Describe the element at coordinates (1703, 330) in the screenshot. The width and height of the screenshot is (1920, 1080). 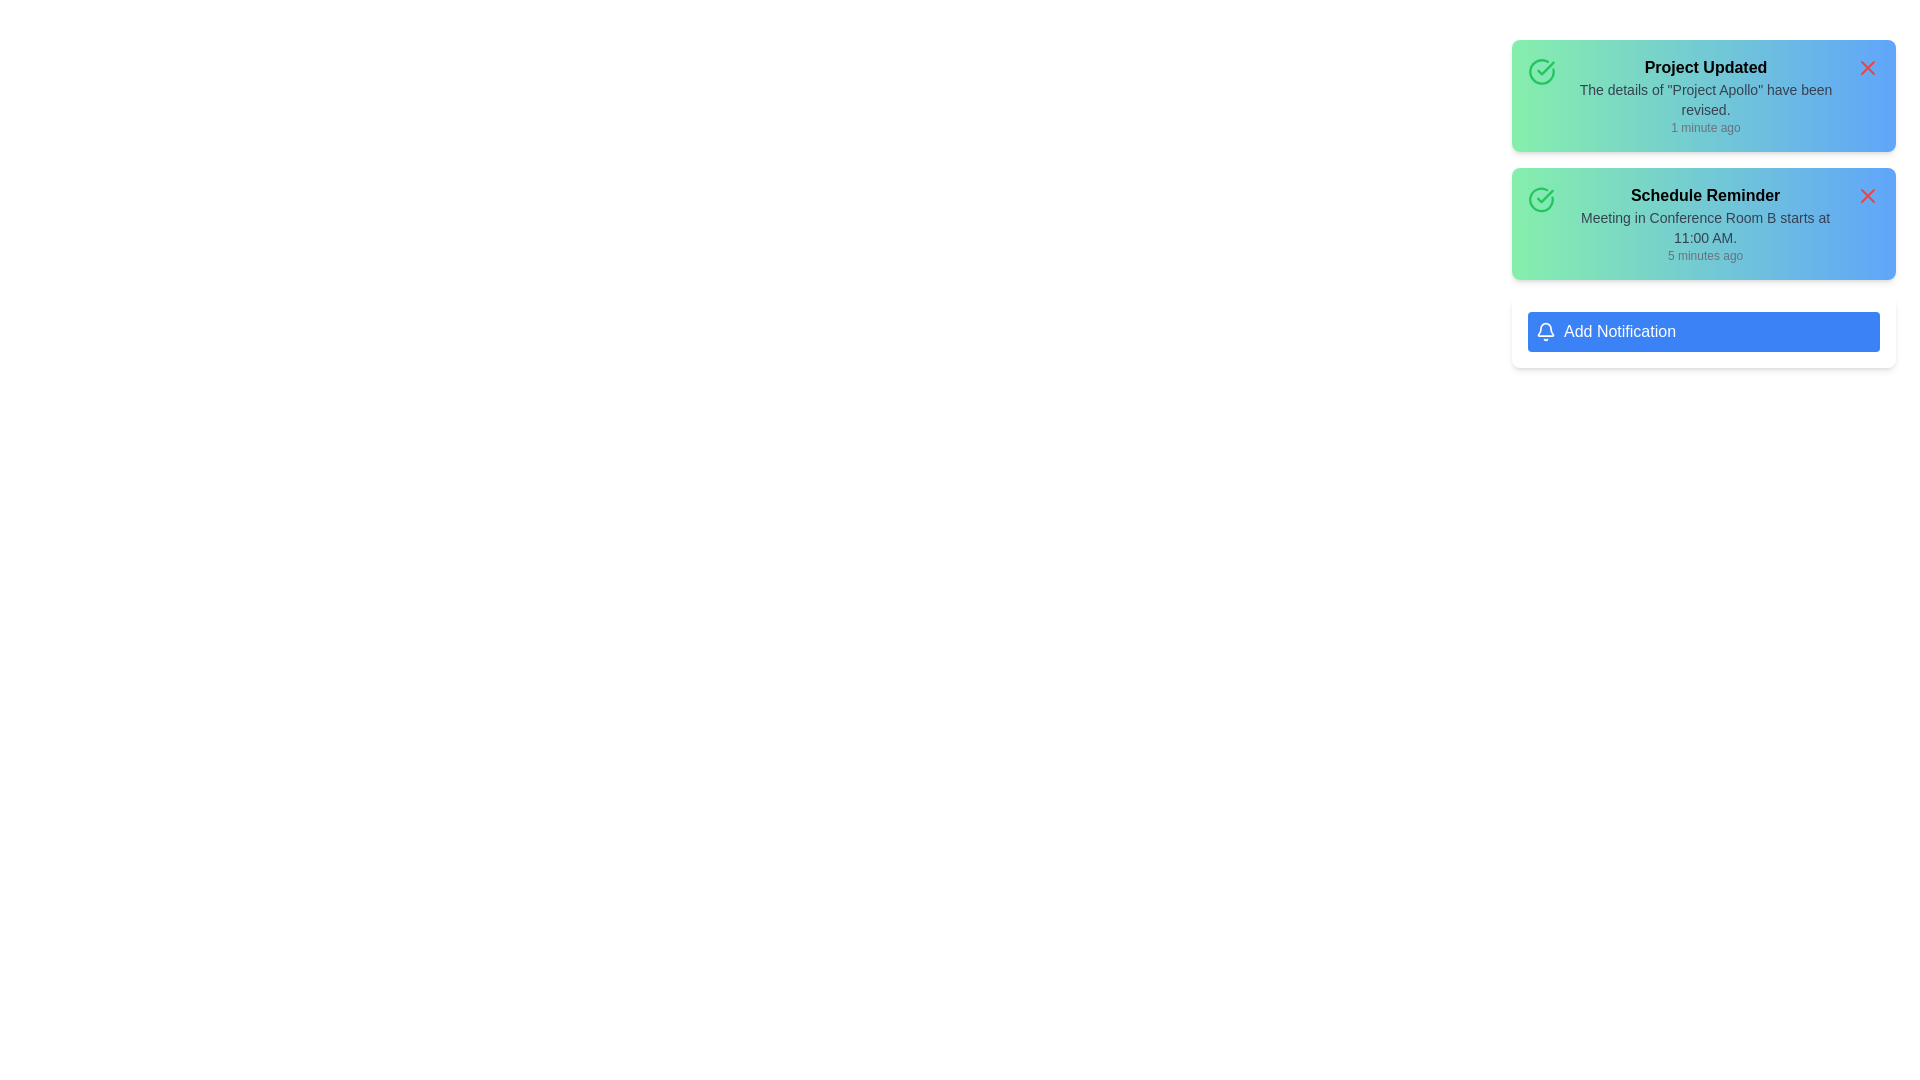
I see `the 'Add Notification' button to initiate the addition of a new notification` at that location.